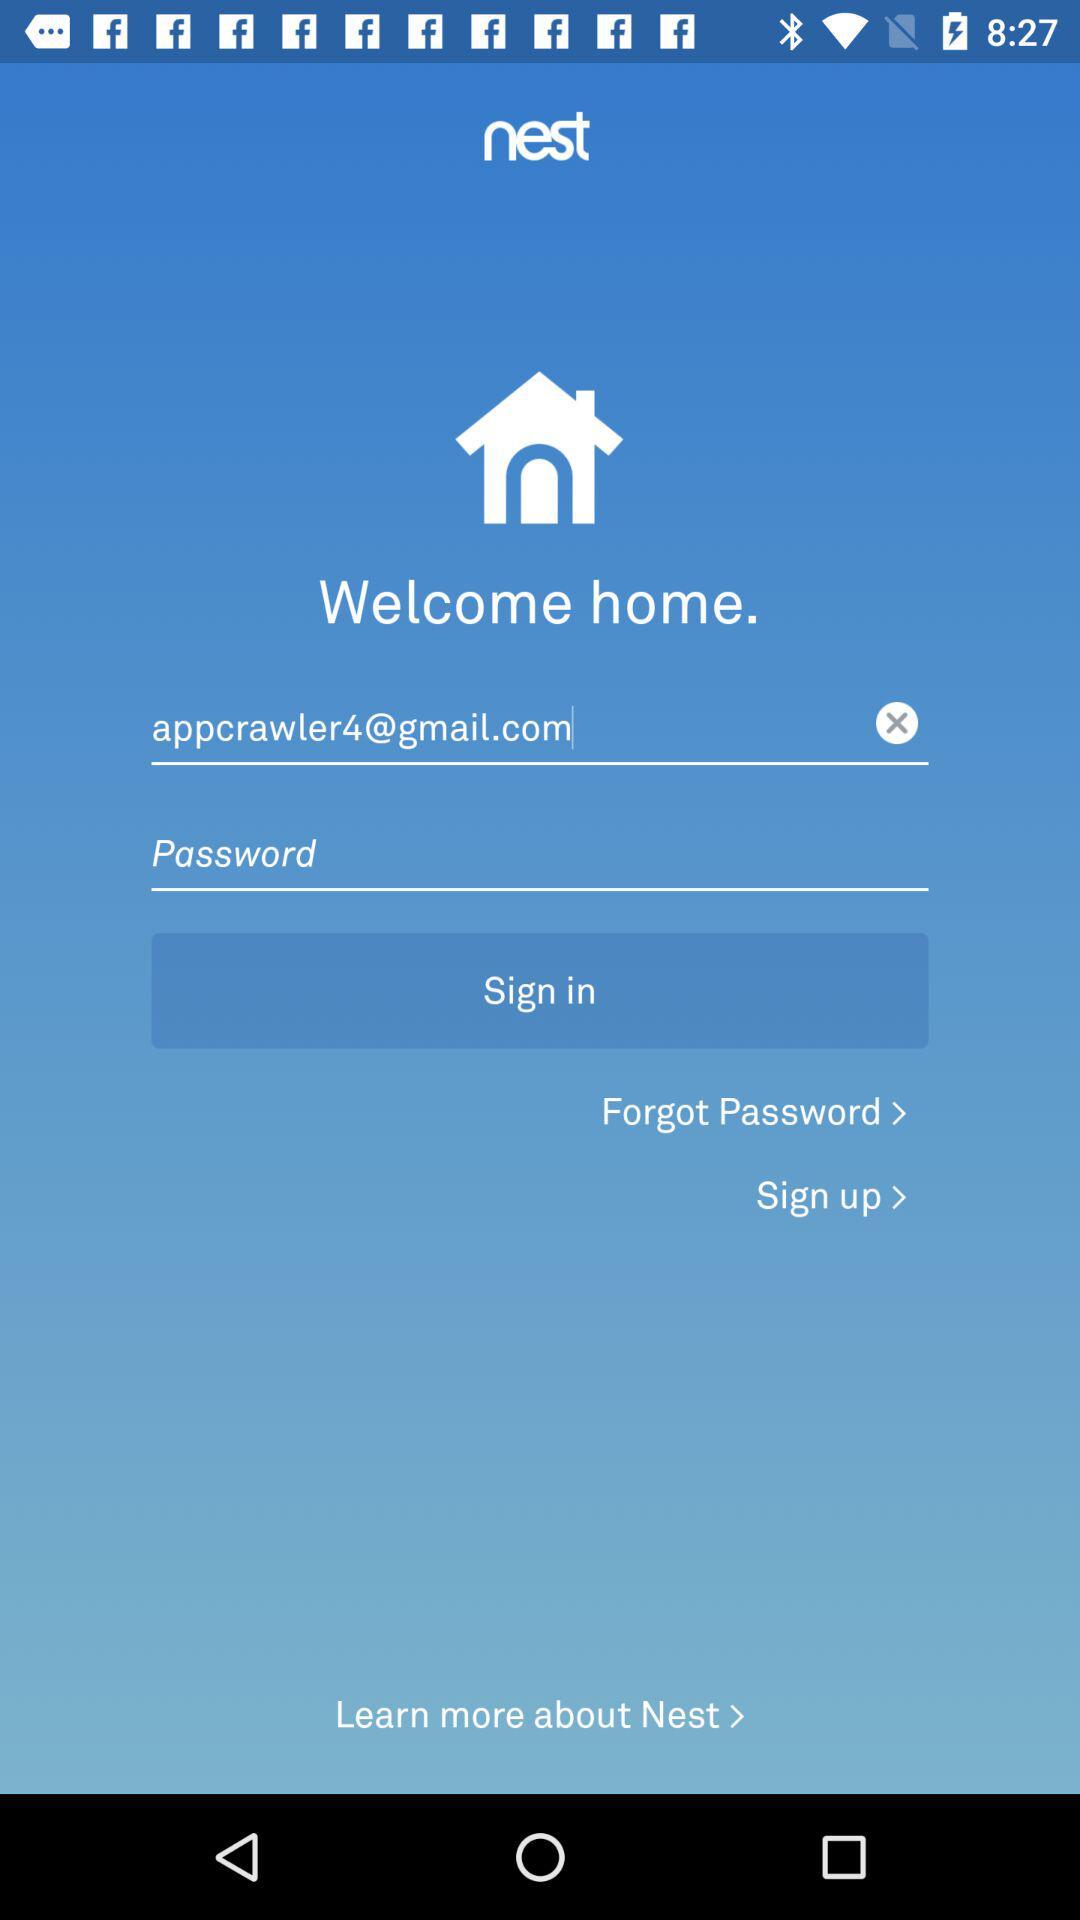 The width and height of the screenshot is (1080, 1920). Describe the element at coordinates (540, 707) in the screenshot. I see `mail text field` at that location.